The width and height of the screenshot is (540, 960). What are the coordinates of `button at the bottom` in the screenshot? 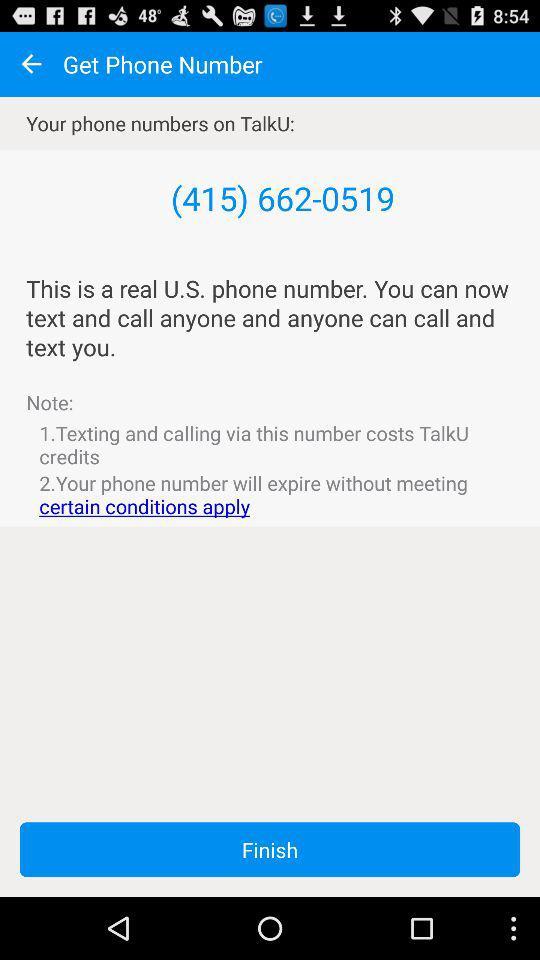 It's located at (270, 848).